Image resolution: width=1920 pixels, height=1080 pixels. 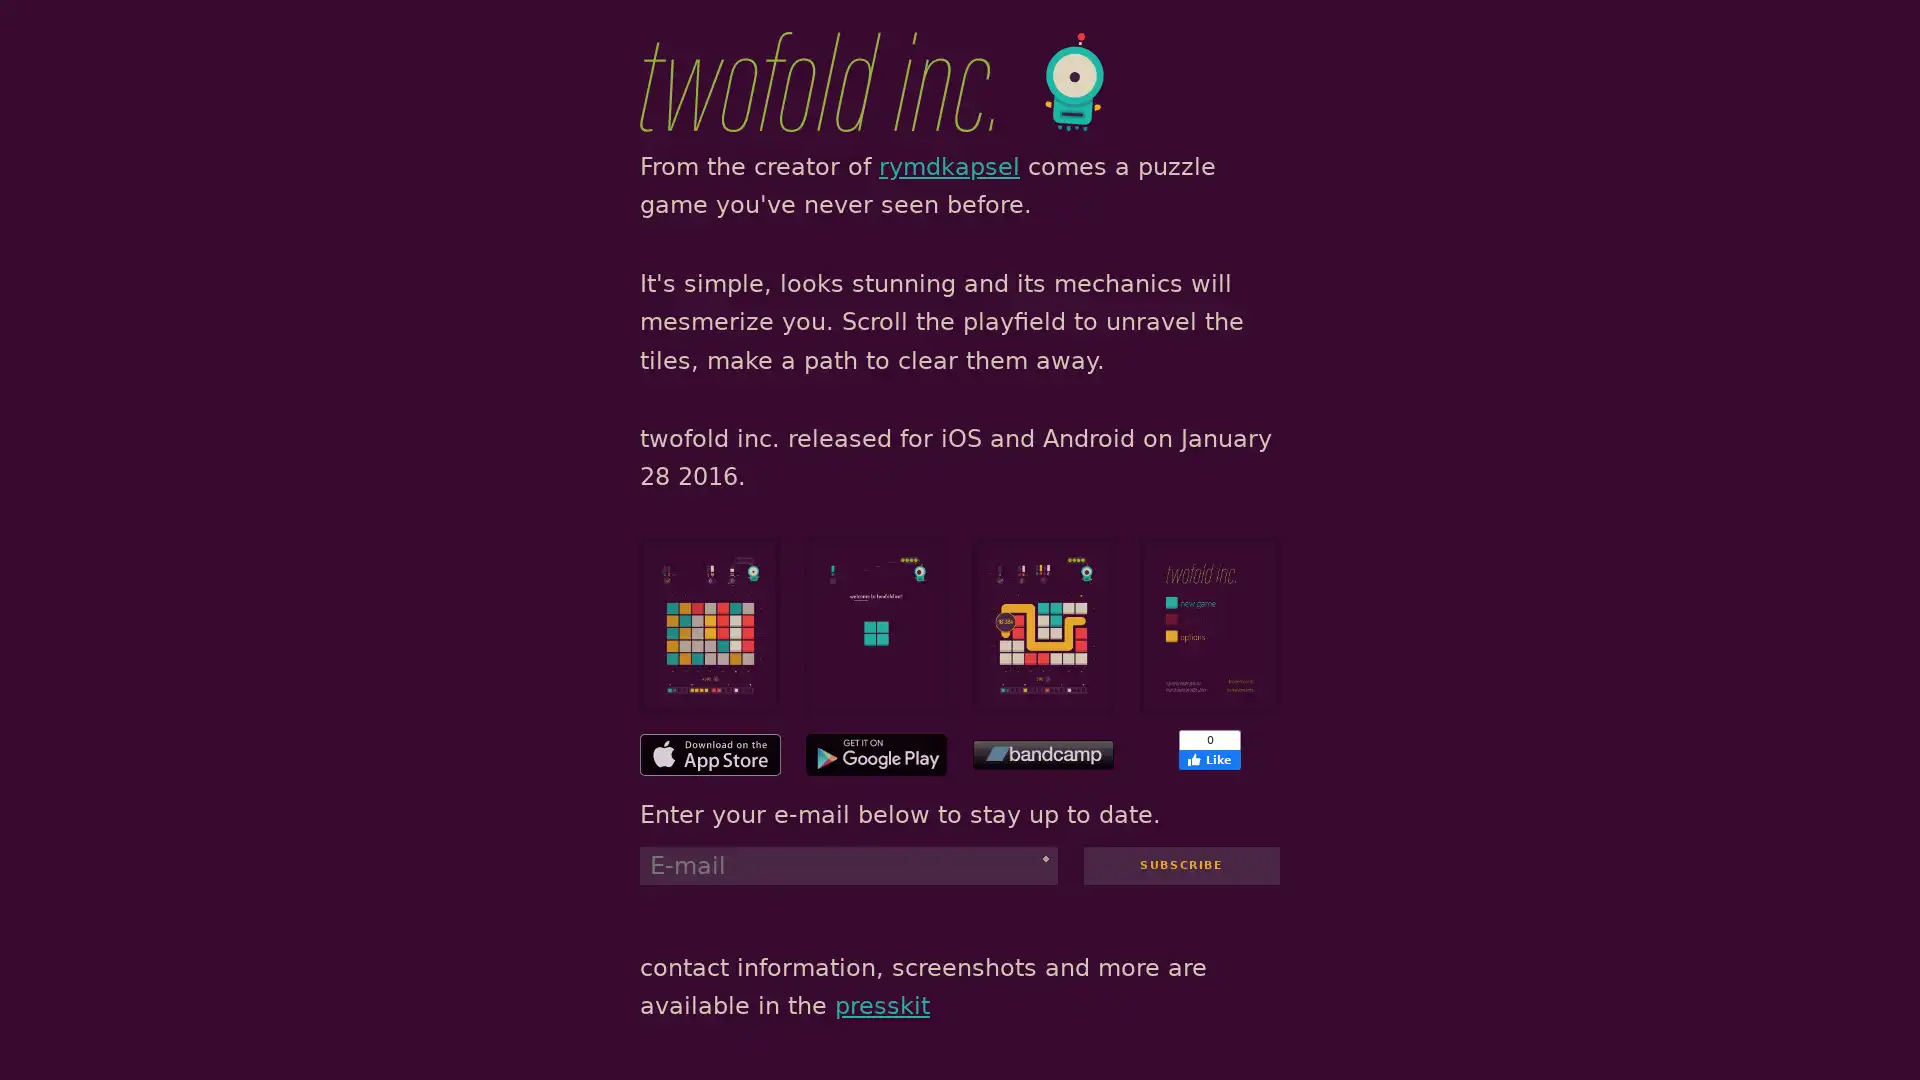 What do you see at coordinates (1180, 863) in the screenshot?
I see `Subscribe` at bounding box center [1180, 863].